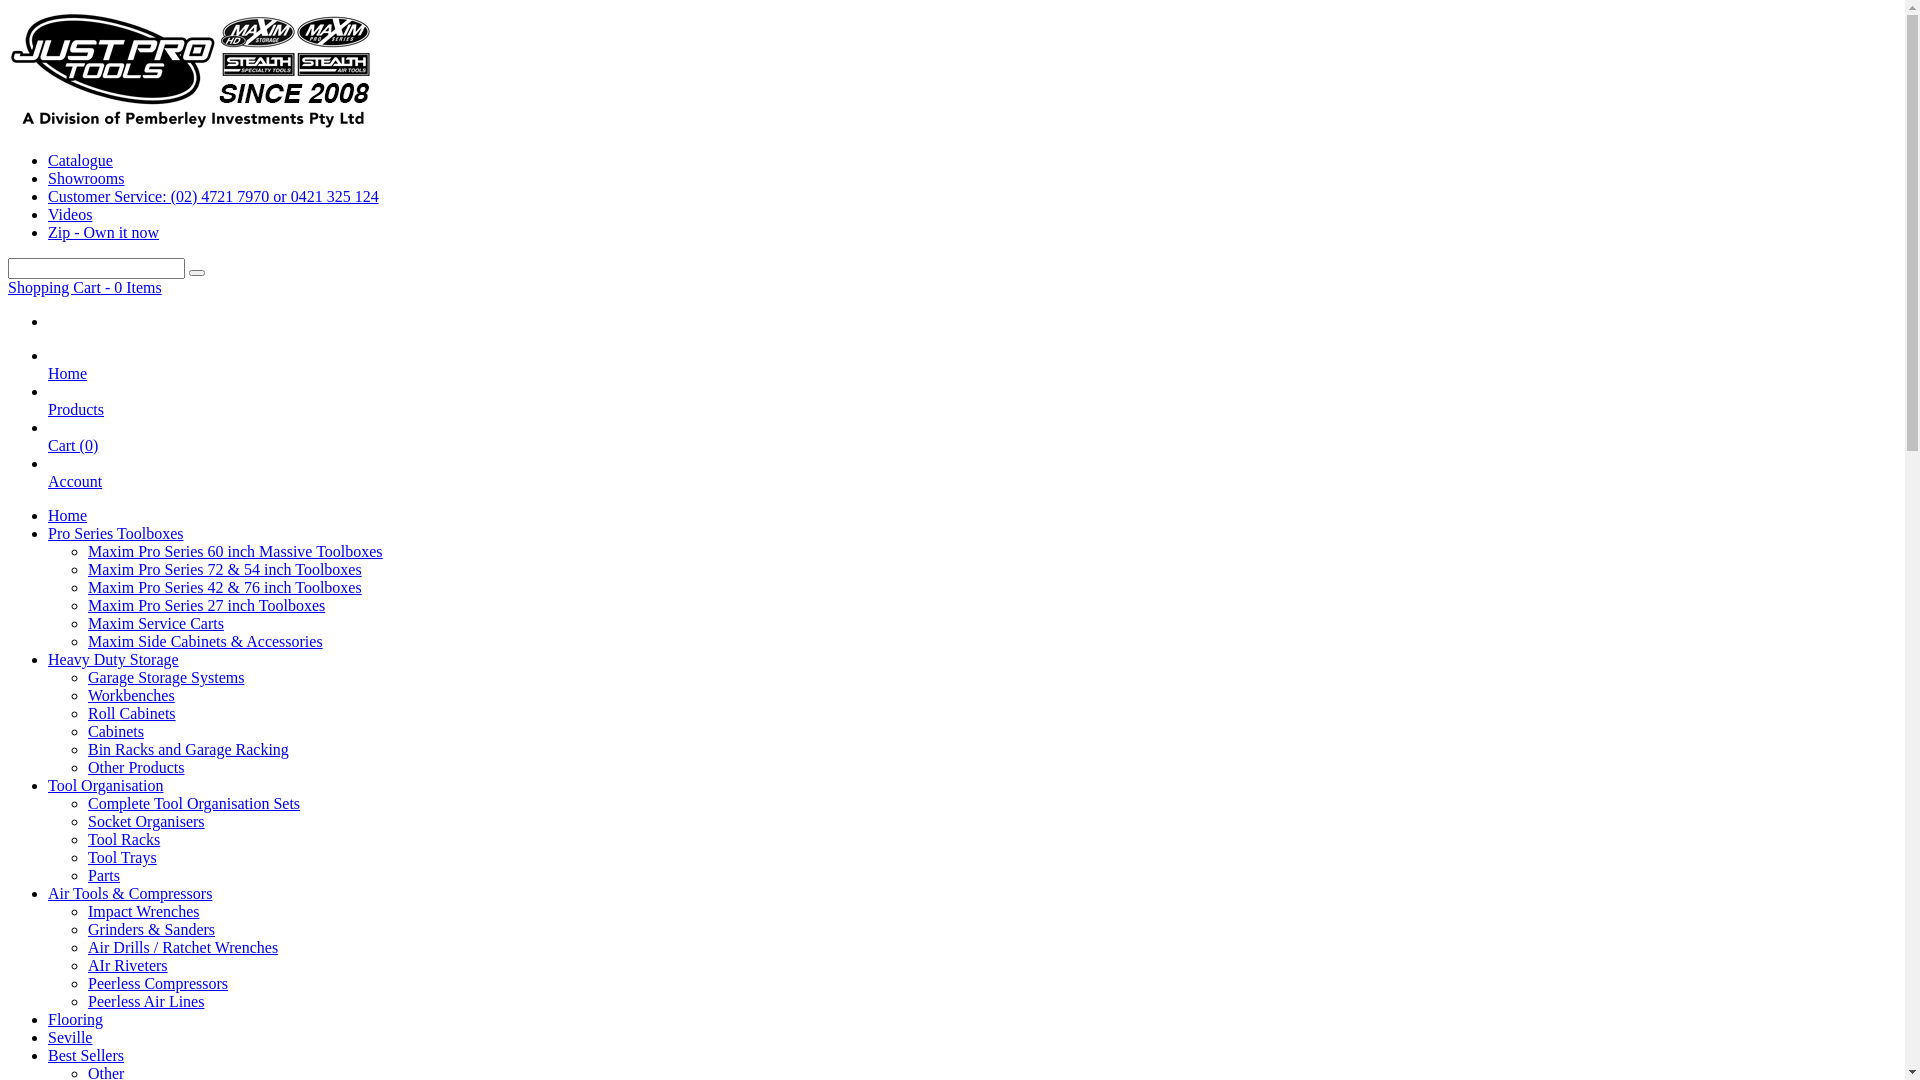 Image resolution: width=1920 pixels, height=1080 pixels. Describe the element at coordinates (70, 1036) in the screenshot. I see `'Seville'` at that location.